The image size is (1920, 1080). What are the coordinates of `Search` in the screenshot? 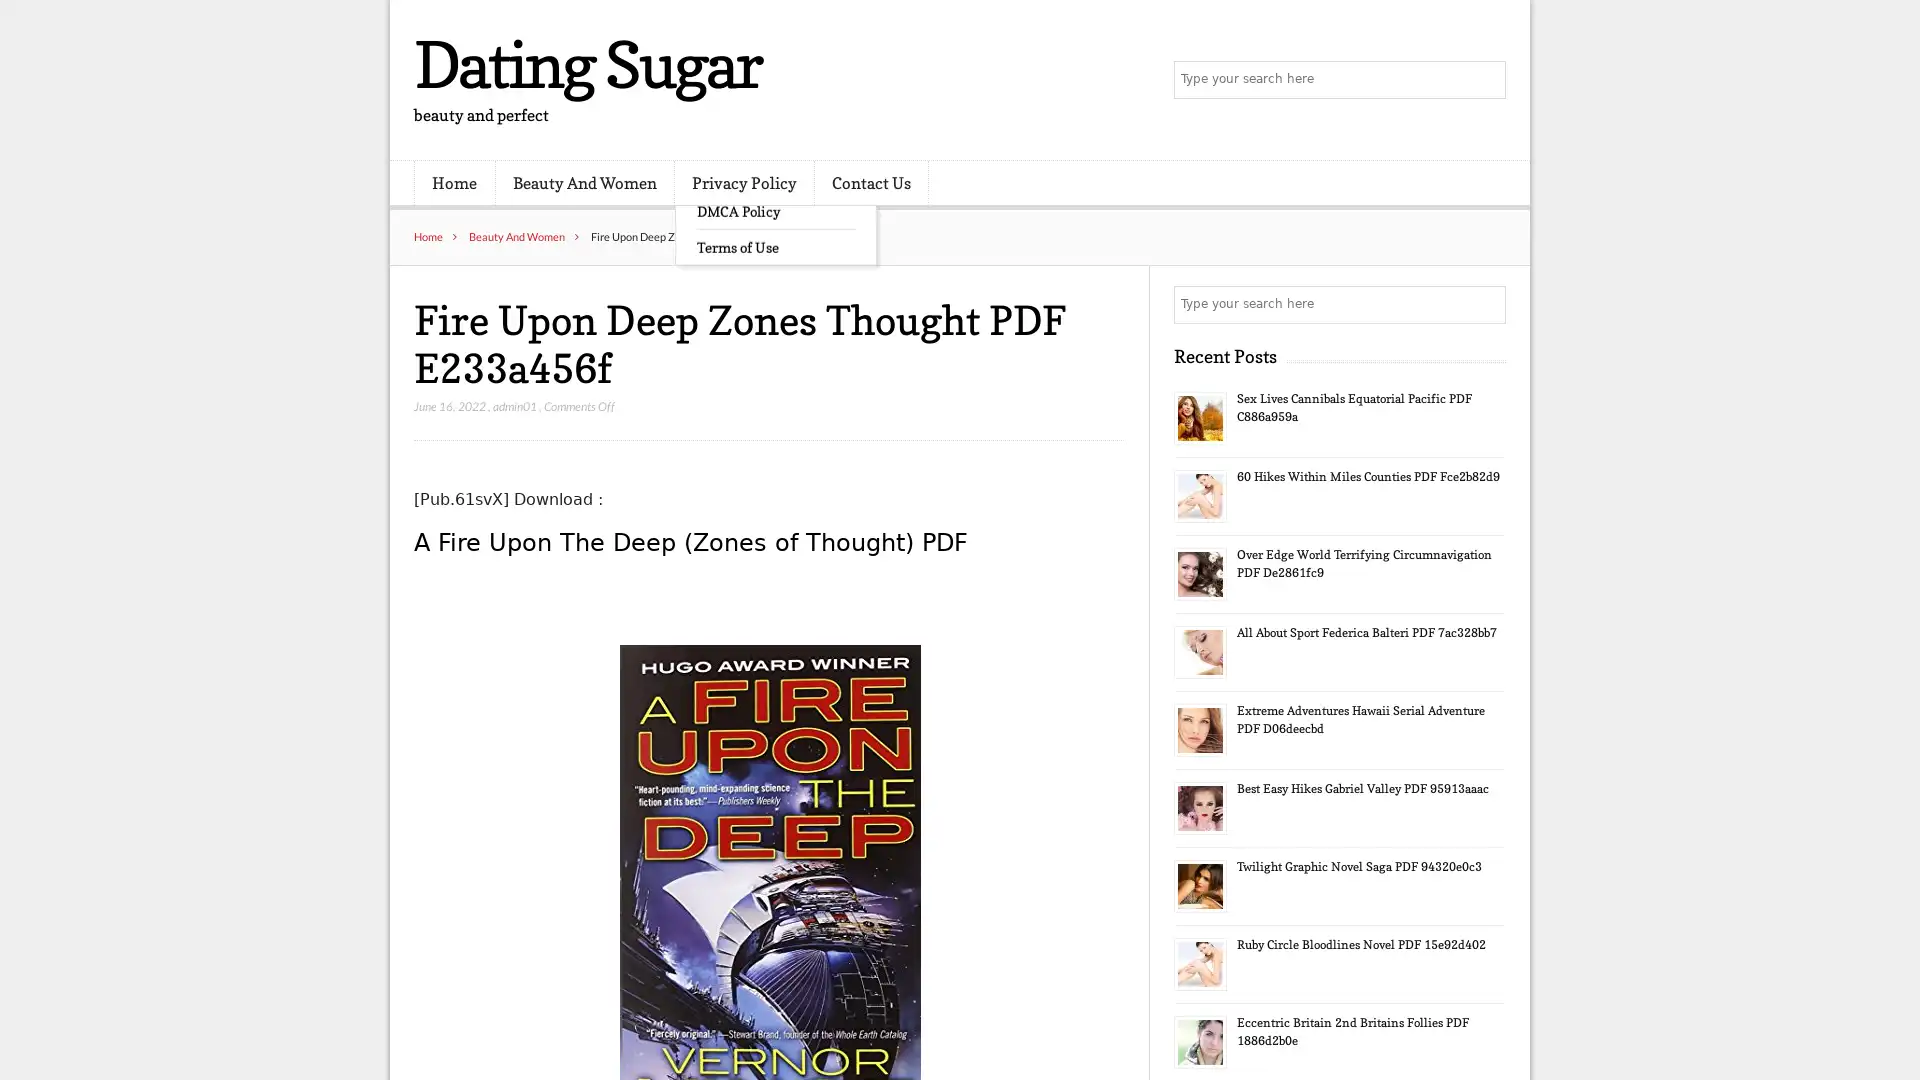 It's located at (1485, 304).